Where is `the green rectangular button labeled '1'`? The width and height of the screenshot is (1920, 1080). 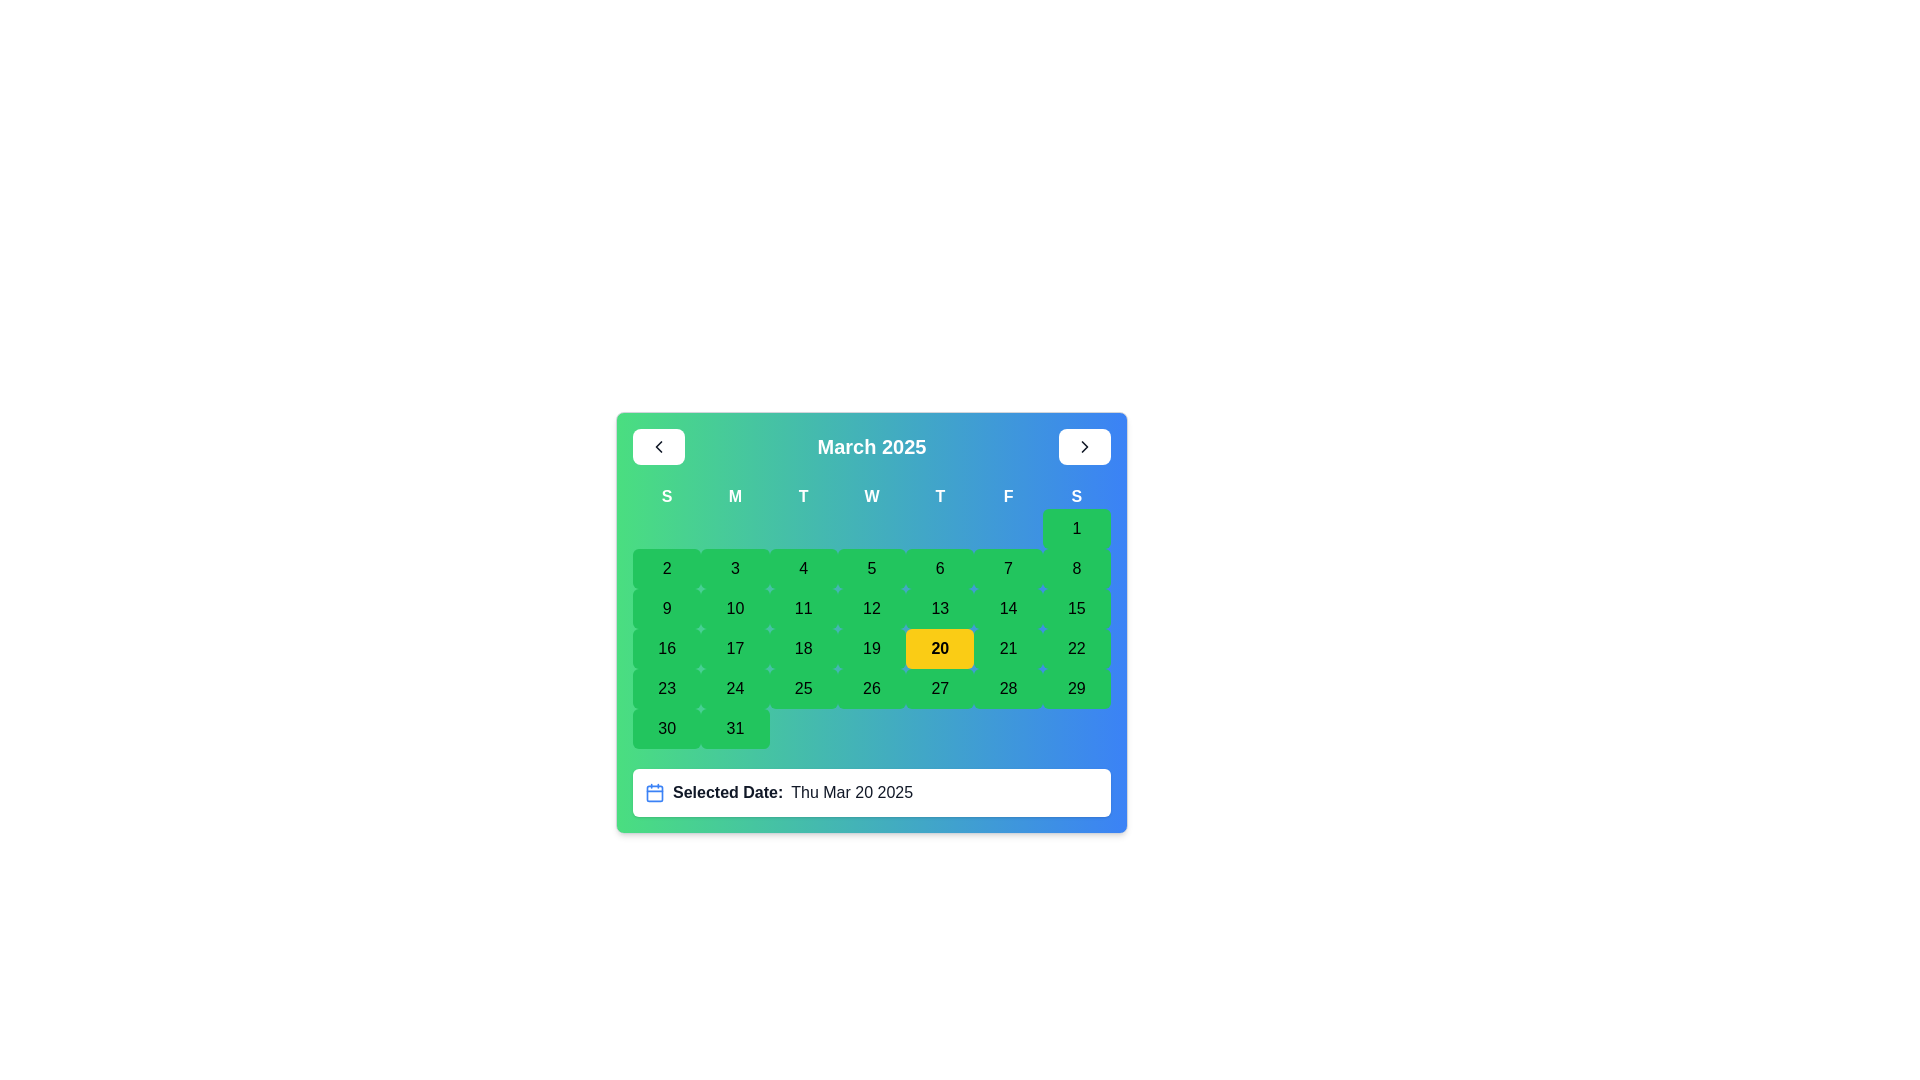 the green rectangular button labeled '1' is located at coordinates (1075, 527).